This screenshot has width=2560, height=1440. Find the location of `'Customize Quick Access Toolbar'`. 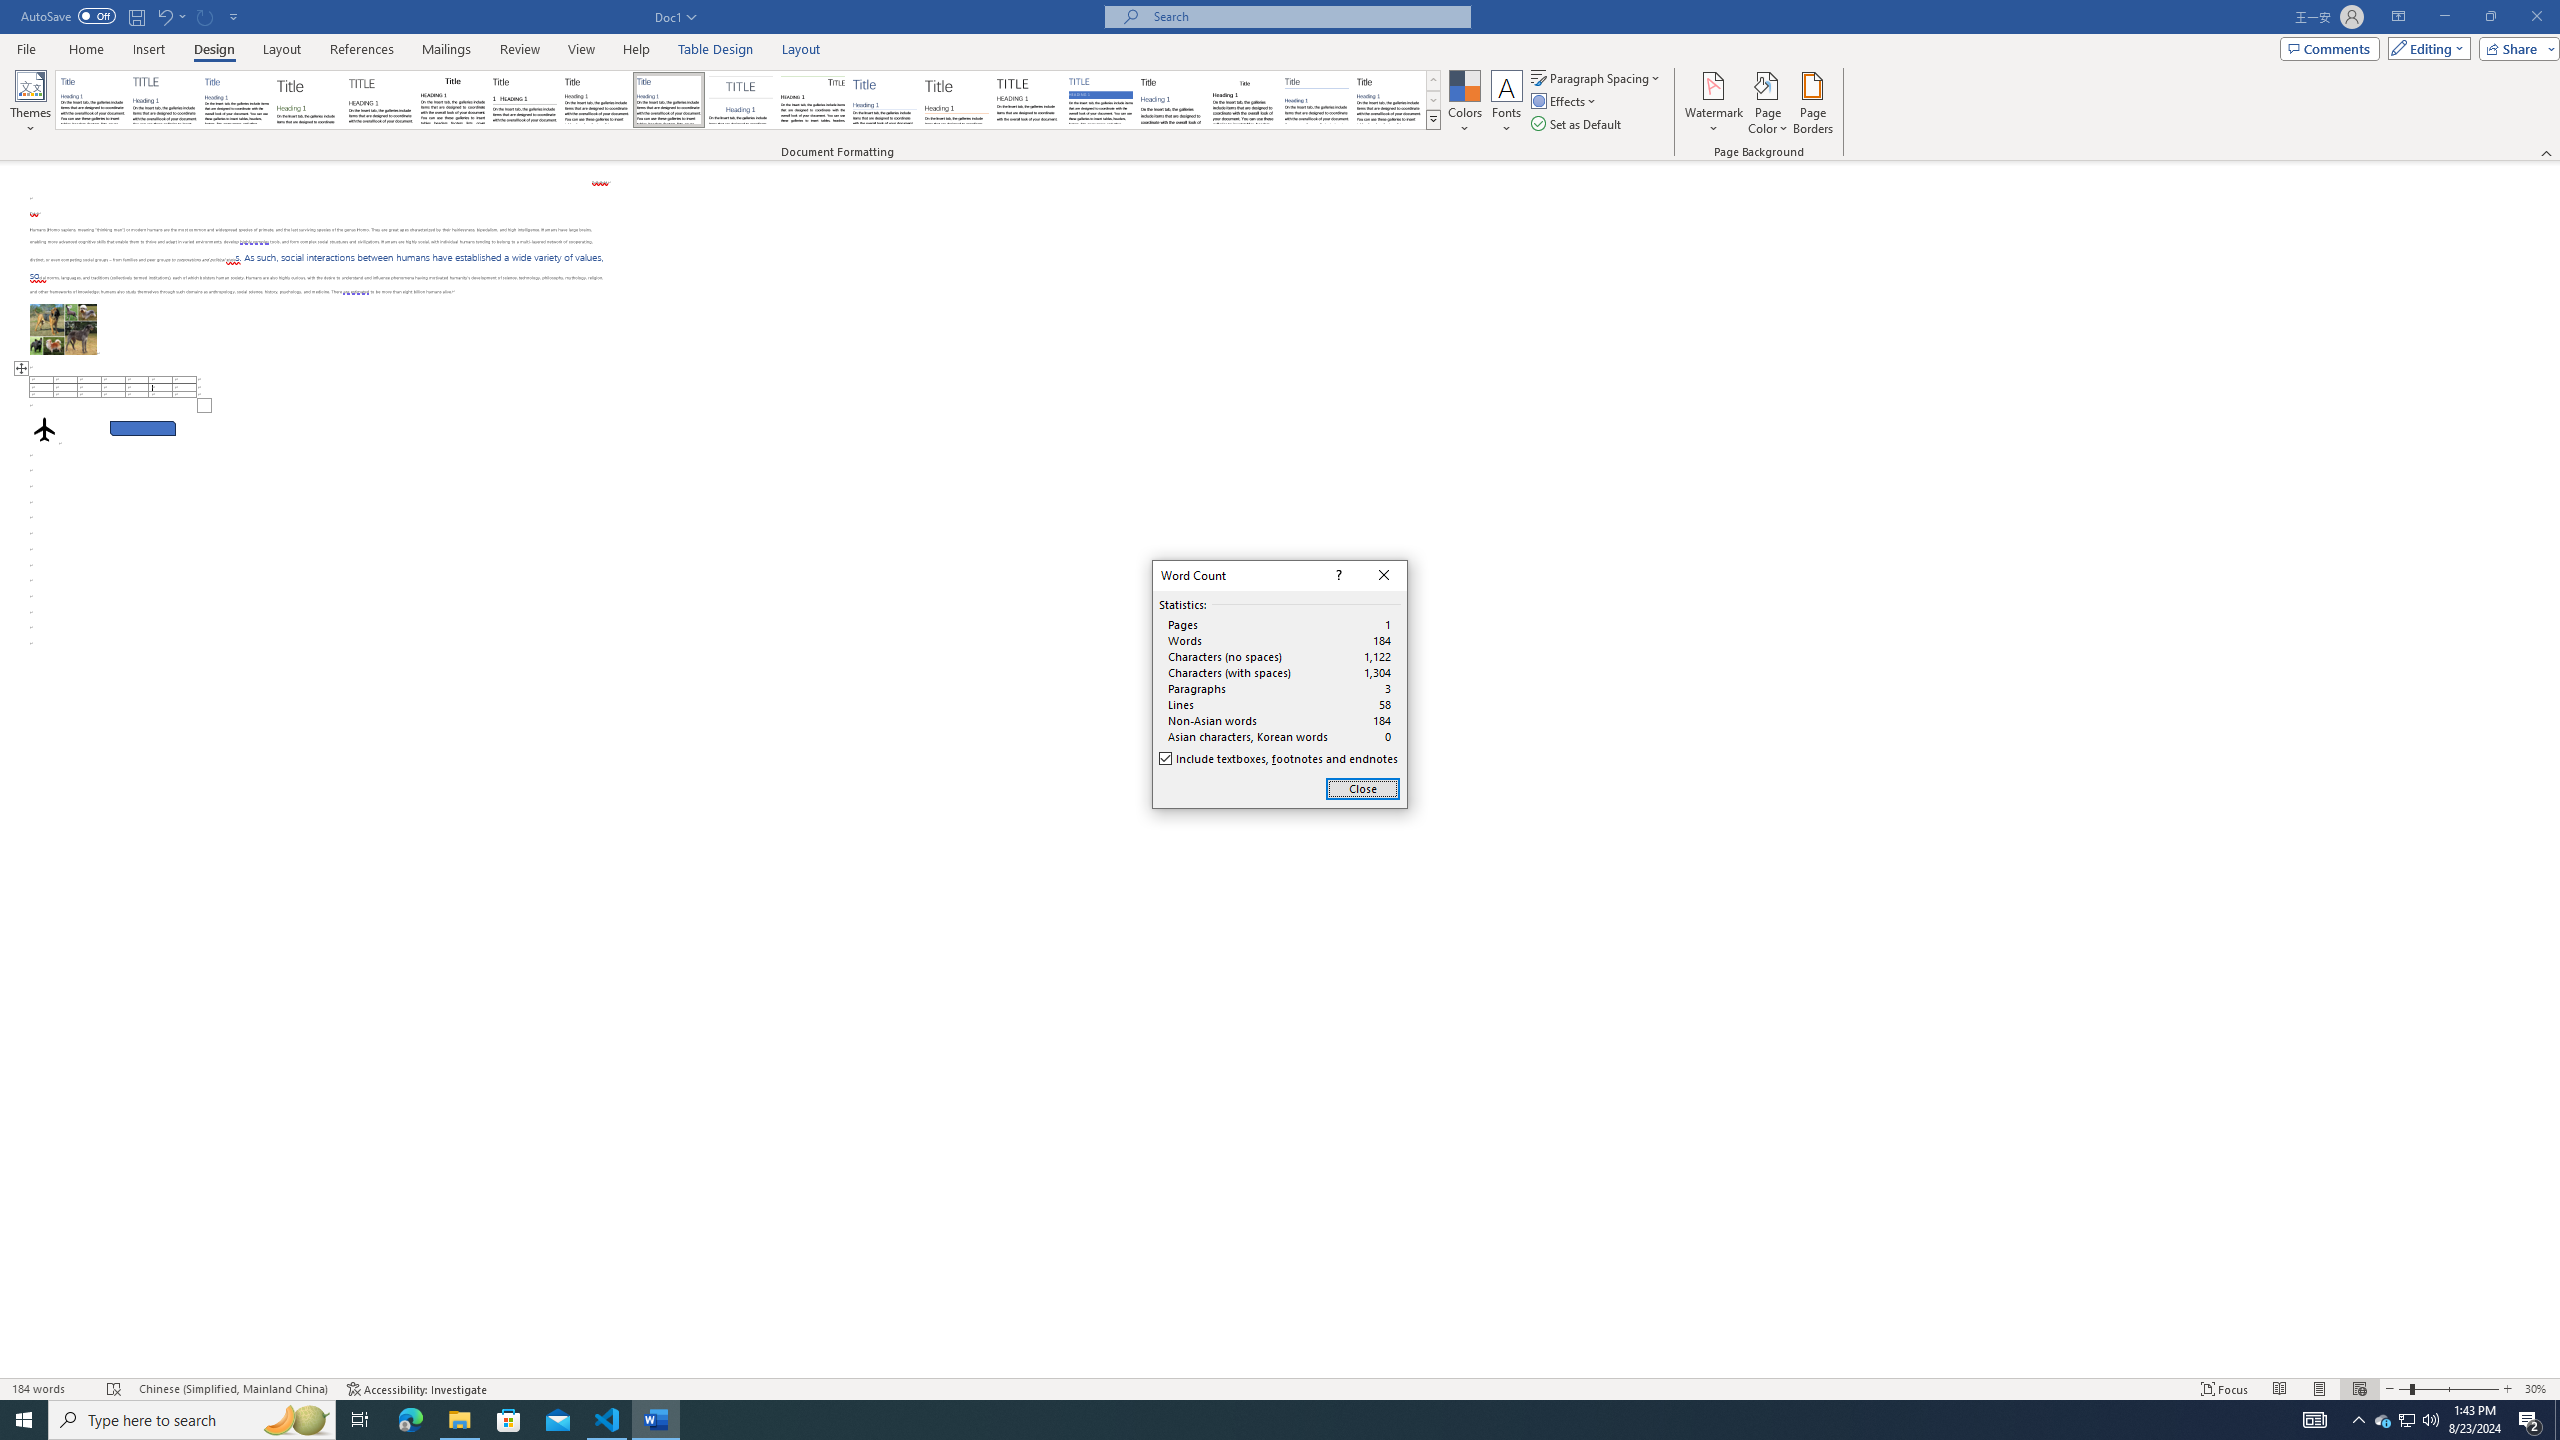

'Customize Quick Access Toolbar' is located at coordinates (233, 15).